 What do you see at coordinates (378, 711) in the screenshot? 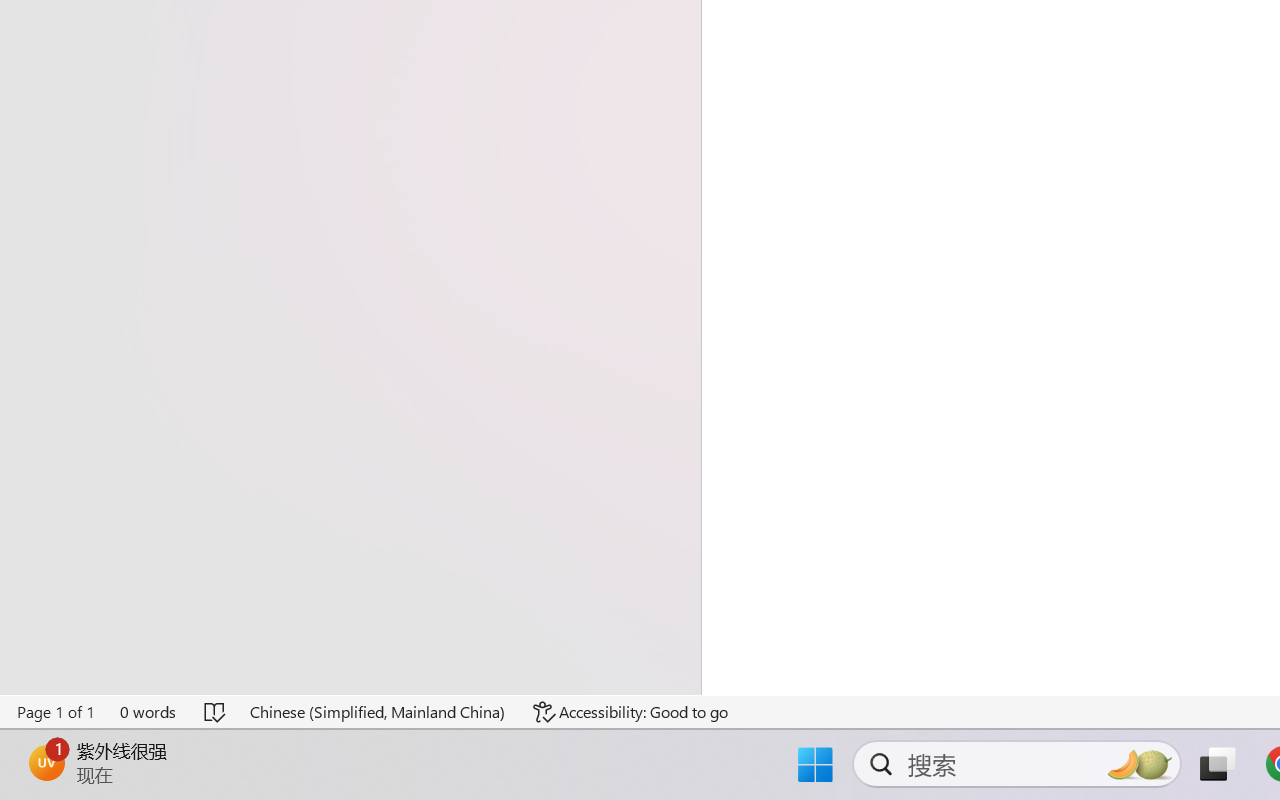
I see `'Language Chinese (Simplified, Mainland China)'` at bounding box center [378, 711].